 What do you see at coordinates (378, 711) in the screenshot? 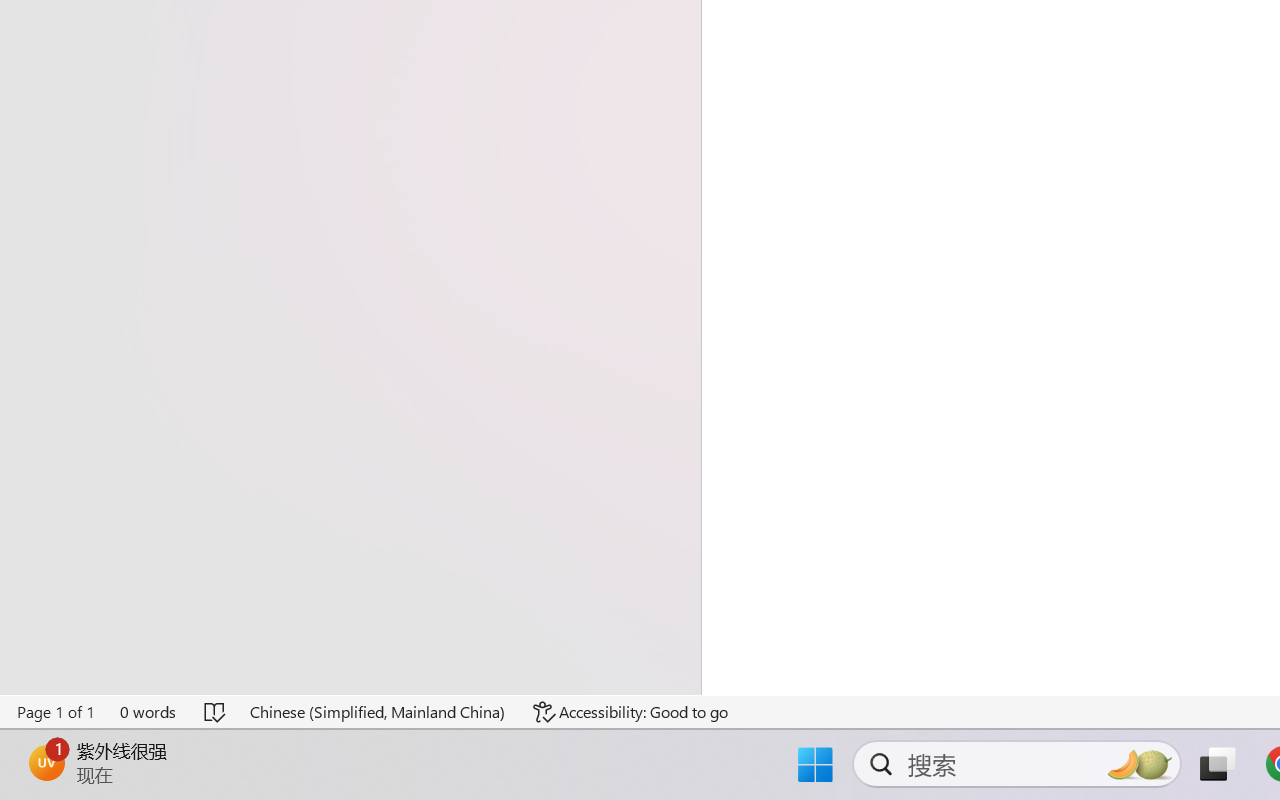
I see `'Language Chinese (Simplified, Mainland China)'` at bounding box center [378, 711].